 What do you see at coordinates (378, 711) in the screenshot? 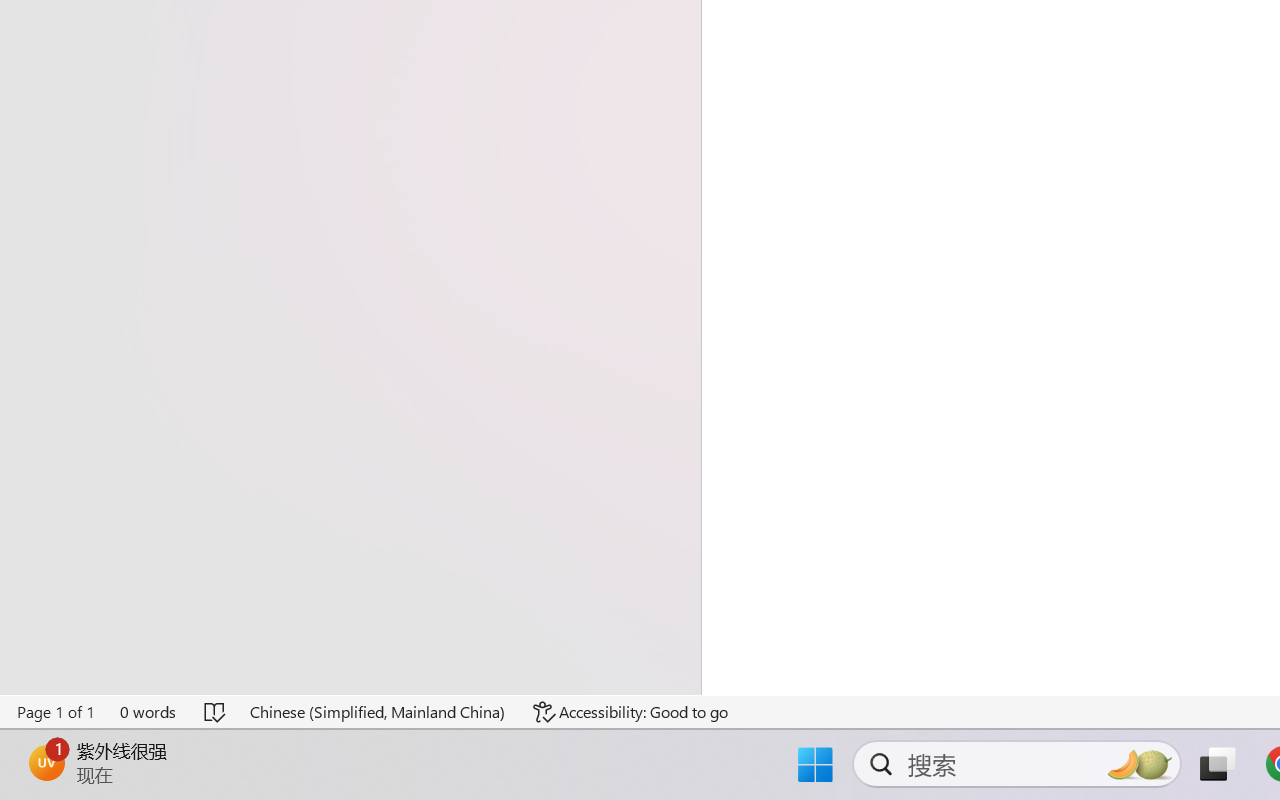
I see `'Language Chinese (Simplified, Mainland China)'` at bounding box center [378, 711].